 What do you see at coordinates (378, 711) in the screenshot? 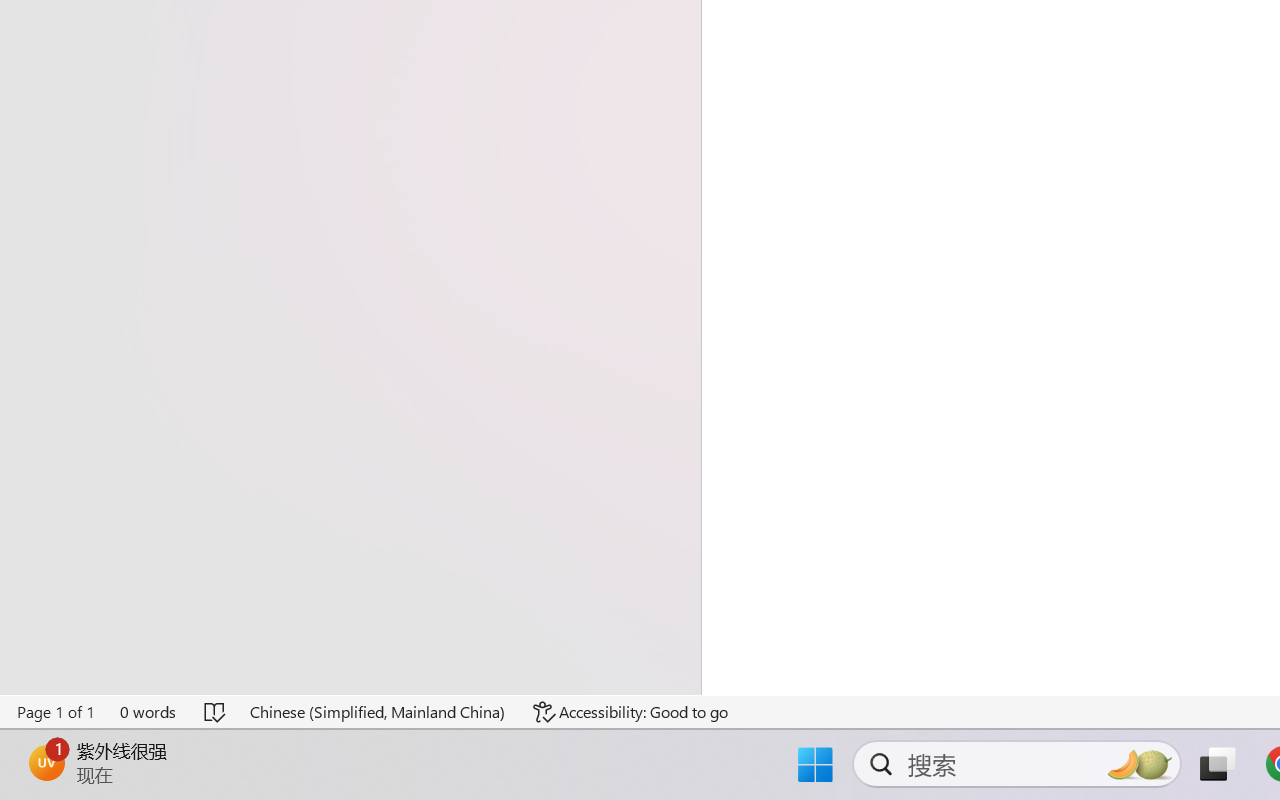
I see `'Language Chinese (Simplified, Mainland China)'` at bounding box center [378, 711].